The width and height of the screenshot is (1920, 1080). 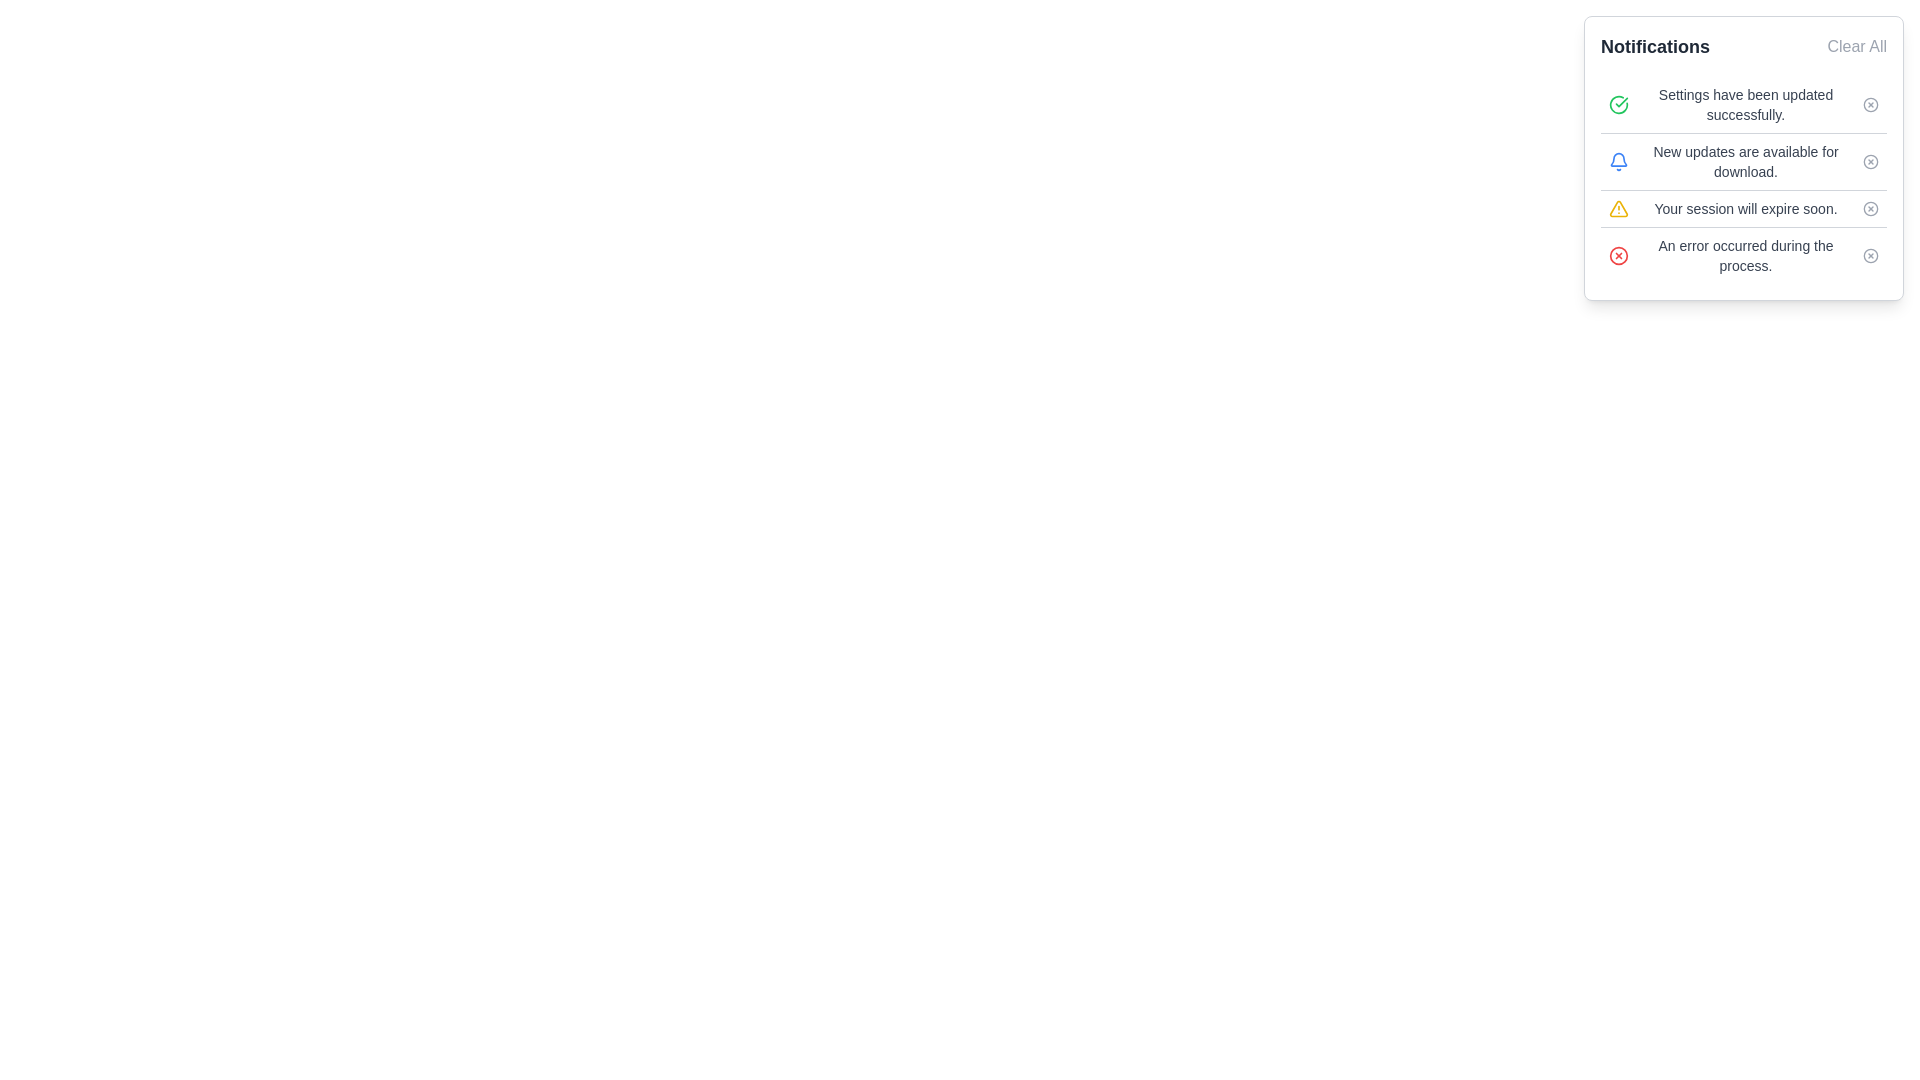 I want to click on the button to dismiss the notification entry with the text 'Settings have been updated successfully.' located at the far right of the notification panel, so click(x=1870, y=104).